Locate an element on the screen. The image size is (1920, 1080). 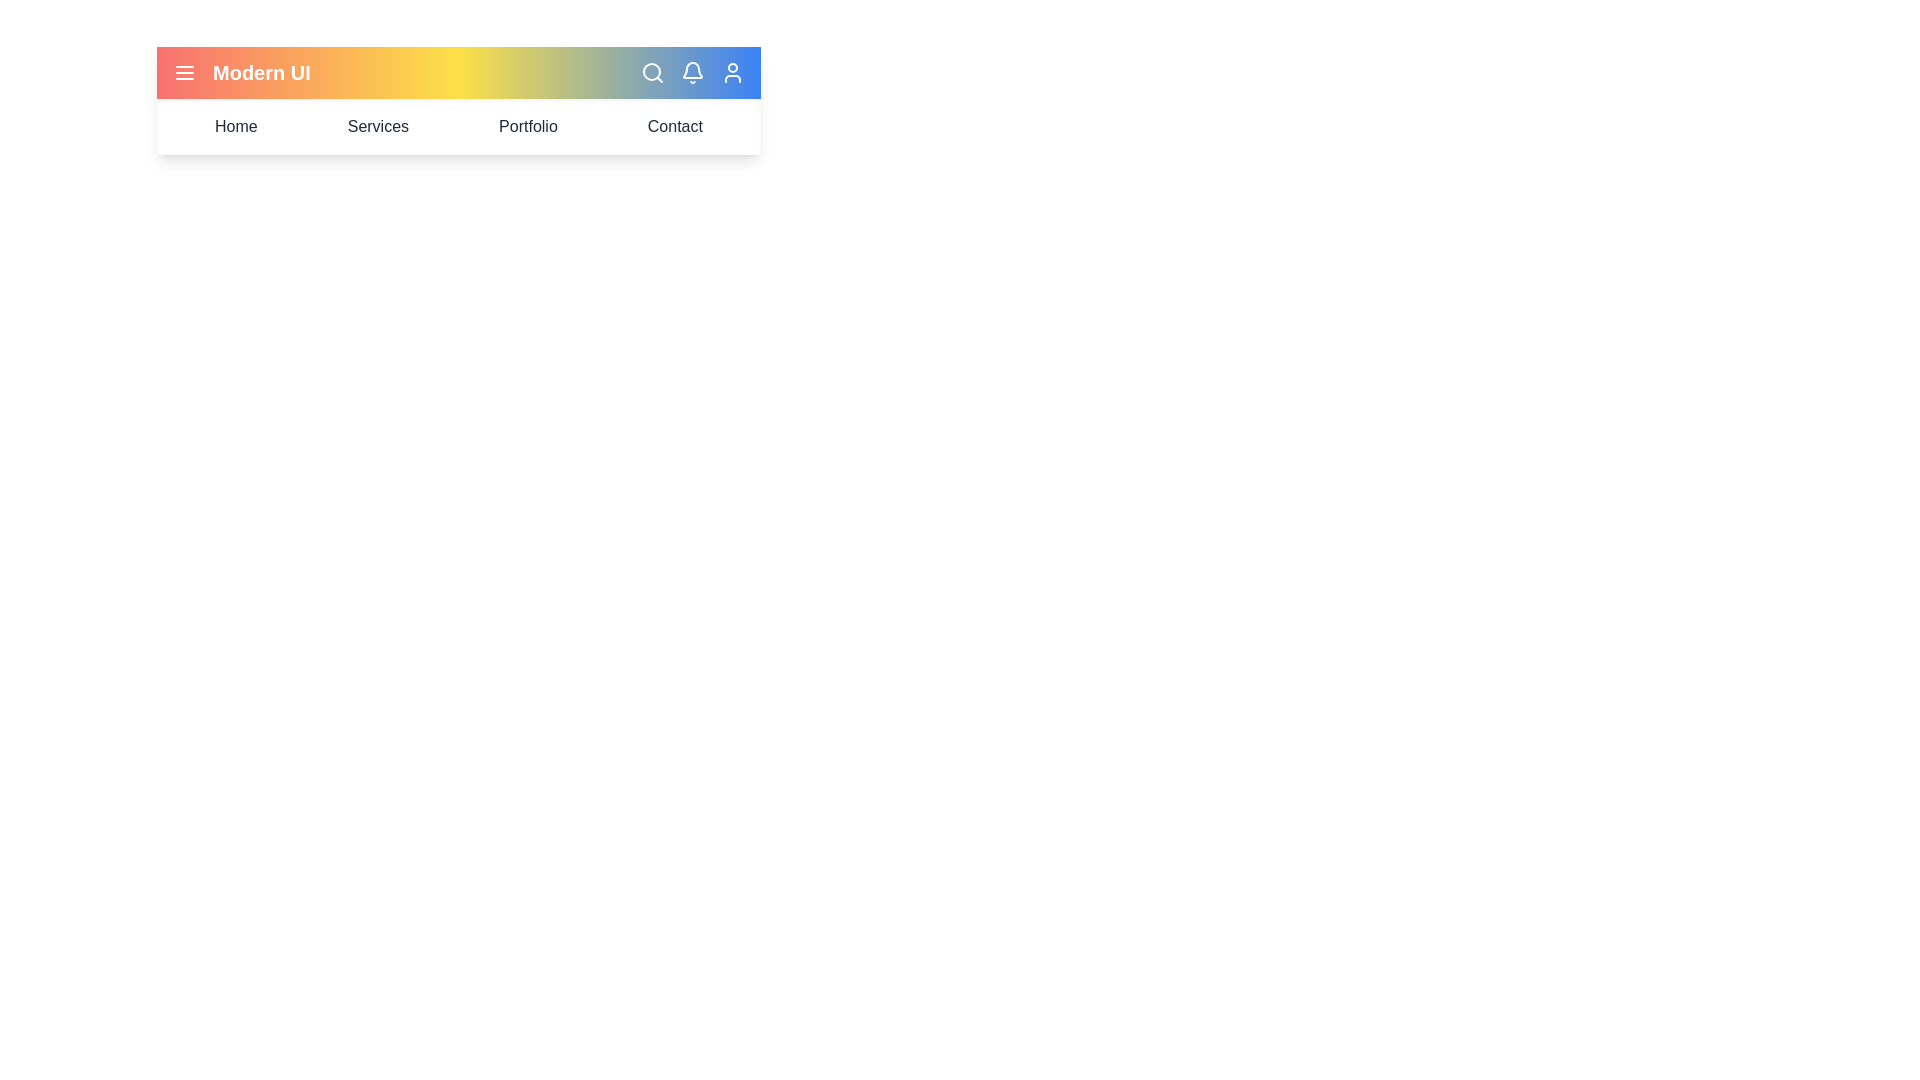
the 'Services' menu item in the navigation bar is located at coordinates (378, 127).